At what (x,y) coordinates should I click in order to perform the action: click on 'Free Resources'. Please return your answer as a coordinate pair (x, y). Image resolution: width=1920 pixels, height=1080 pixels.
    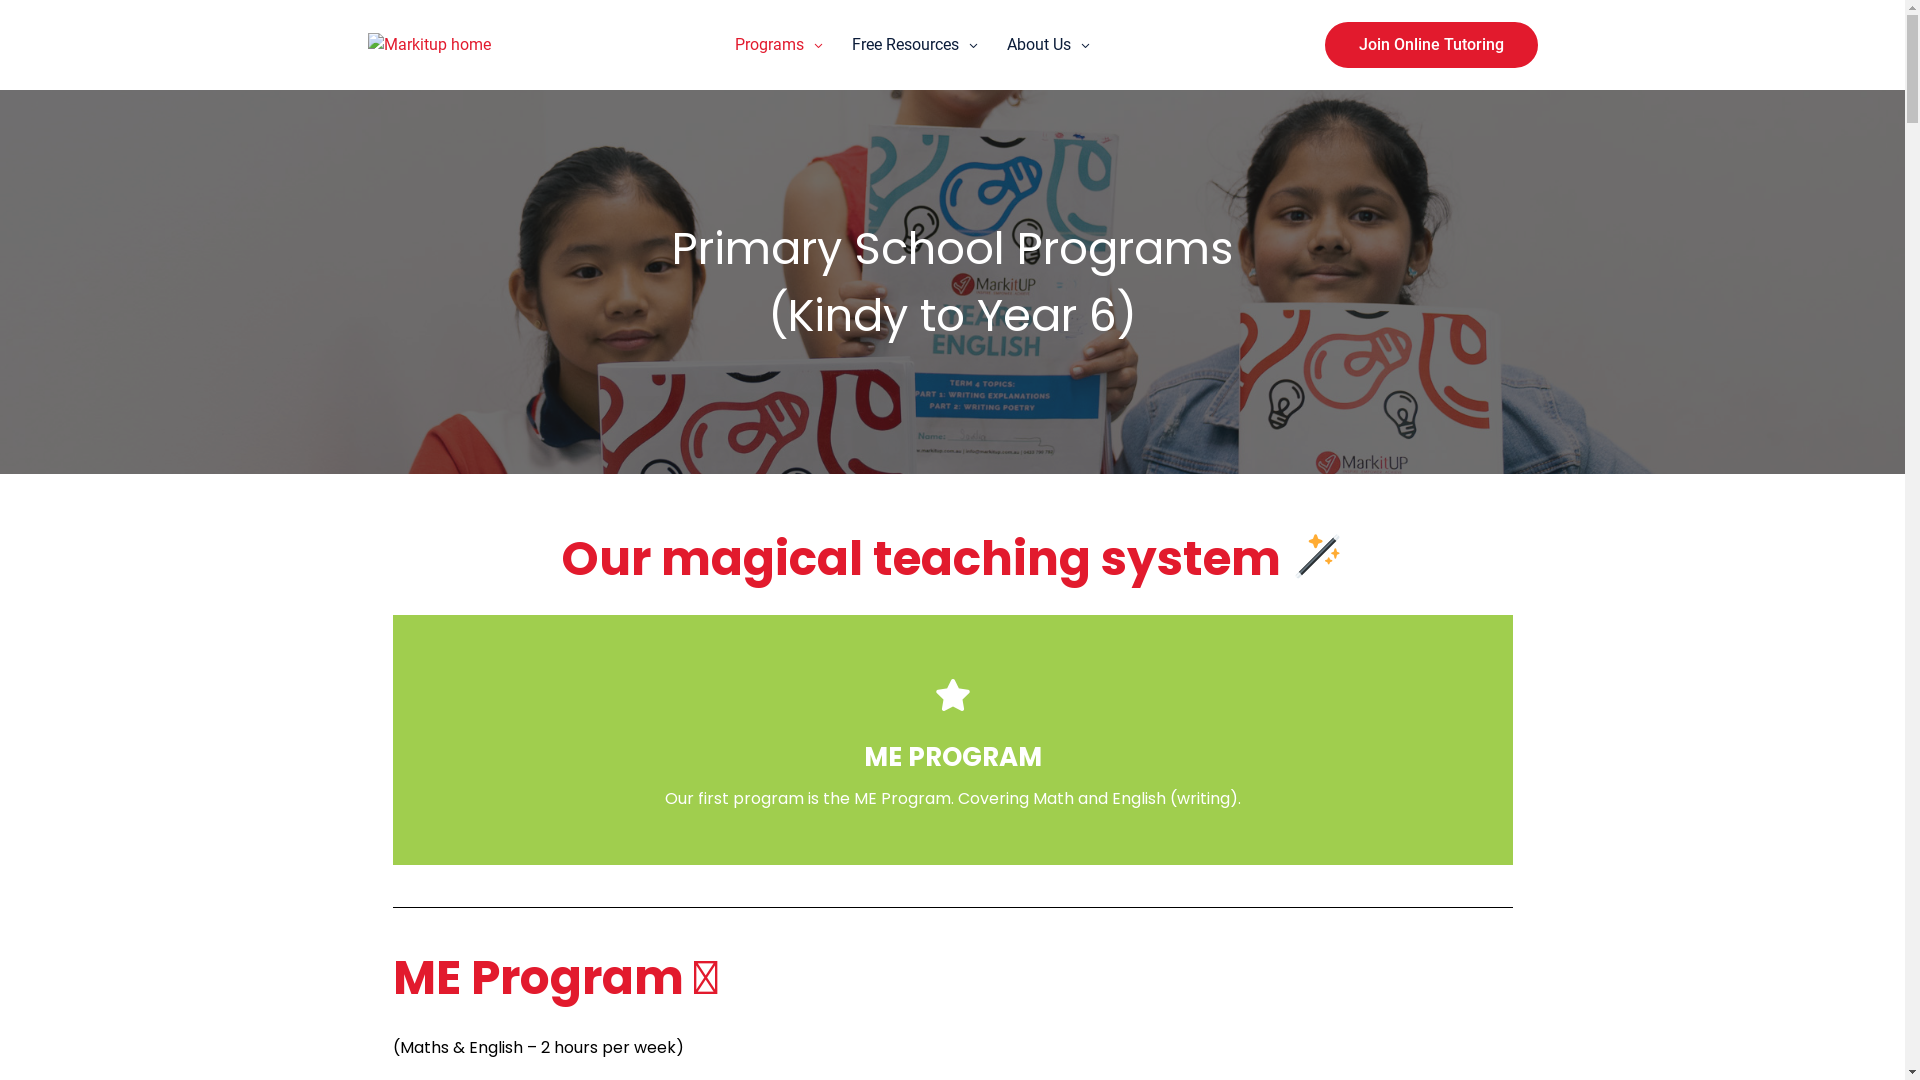
    Looking at the image, I should click on (904, 45).